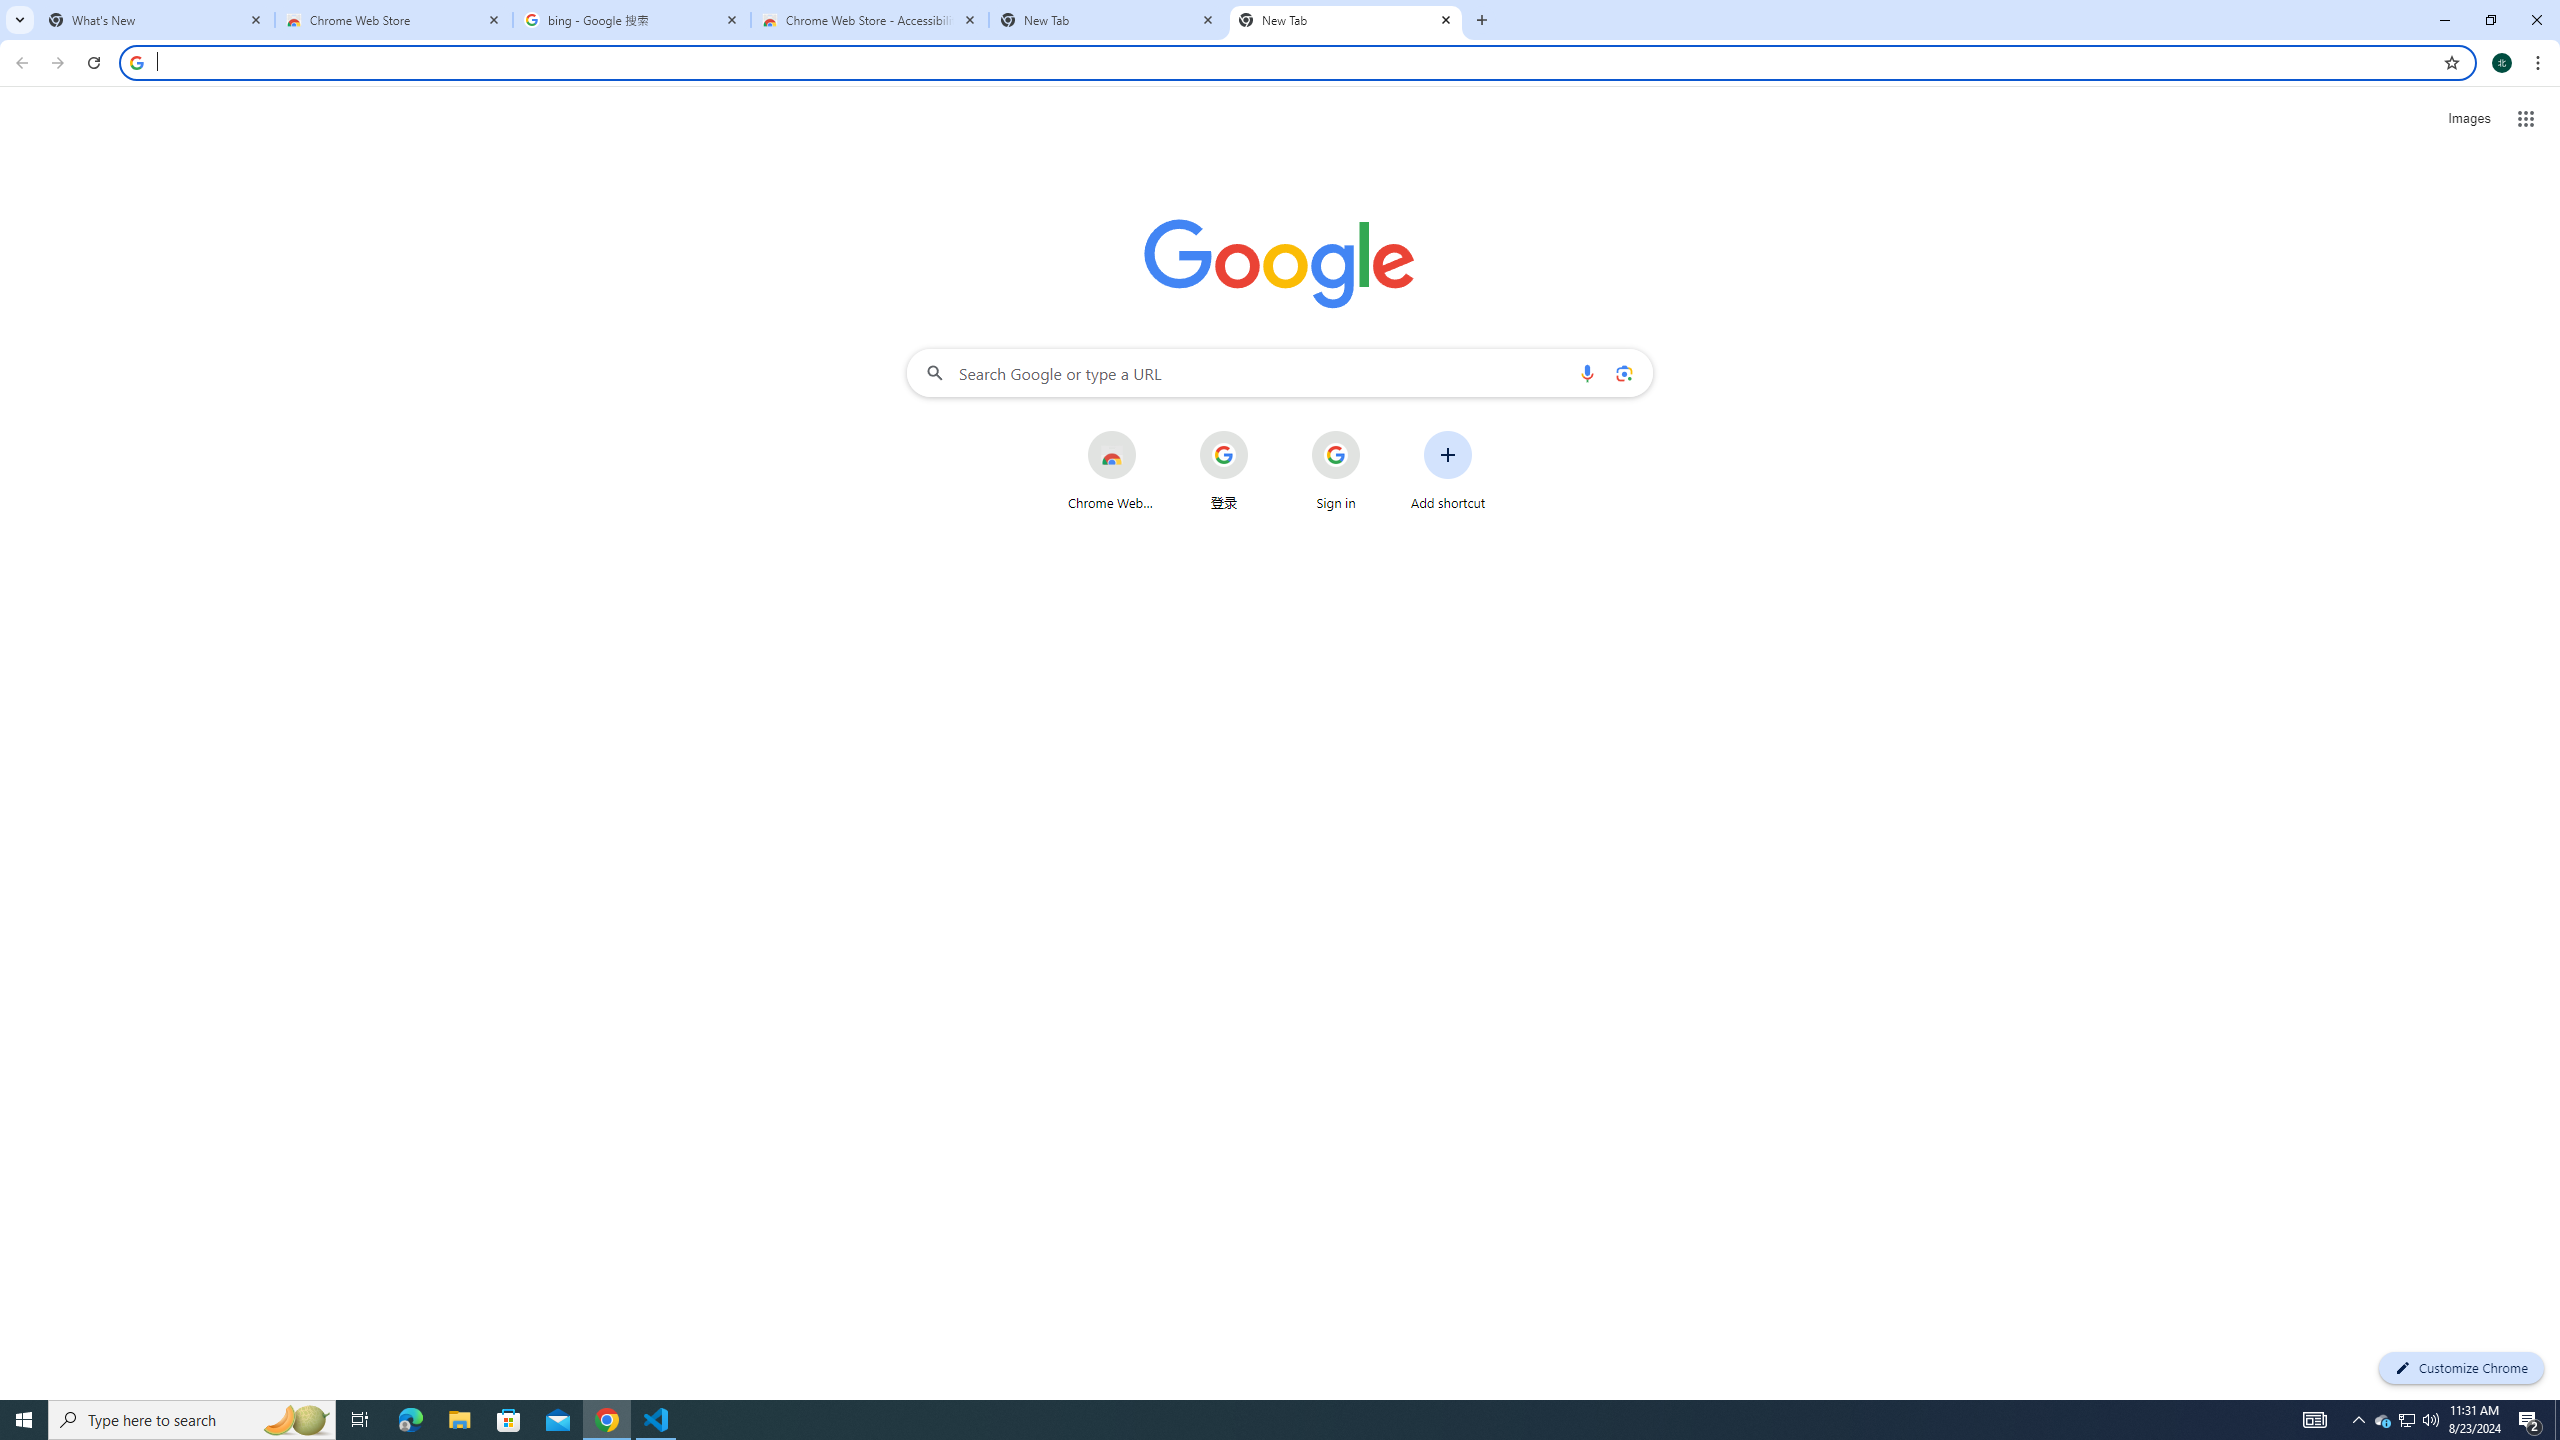  What do you see at coordinates (1586, 371) in the screenshot?
I see `'Search by voice'` at bounding box center [1586, 371].